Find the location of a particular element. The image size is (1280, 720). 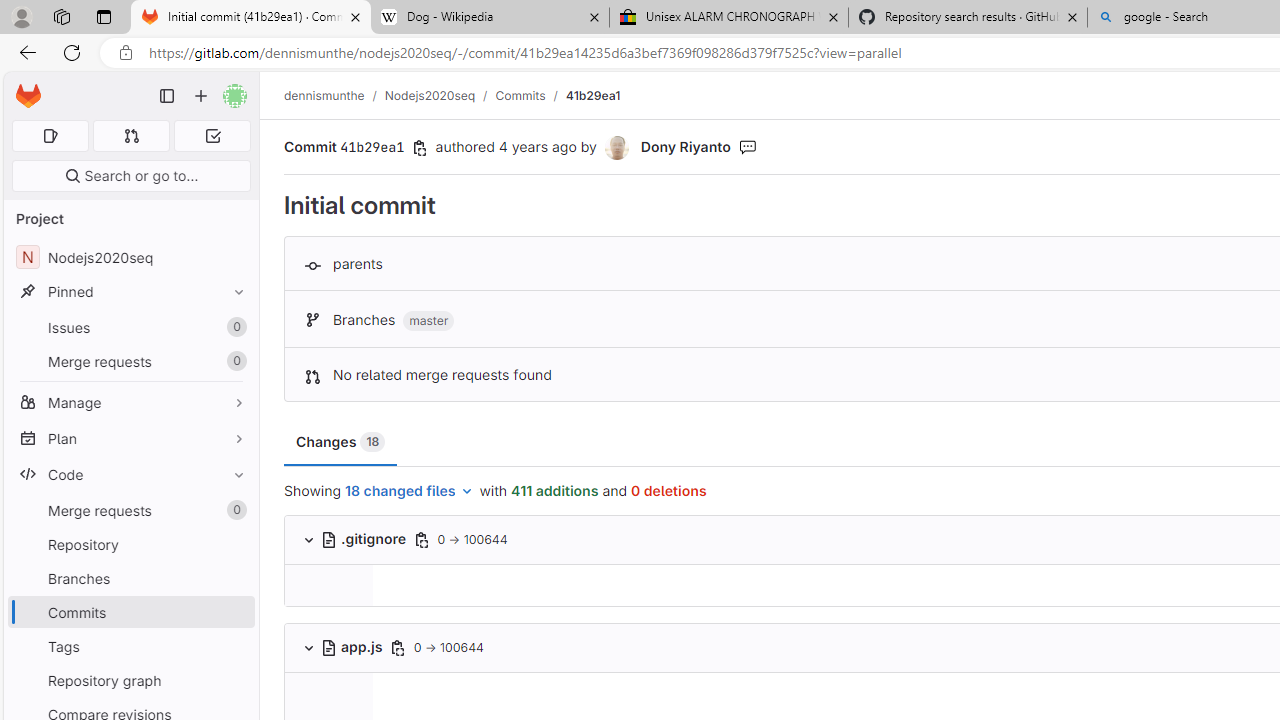

'Skip to main content' is located at coordinates (23, 86).